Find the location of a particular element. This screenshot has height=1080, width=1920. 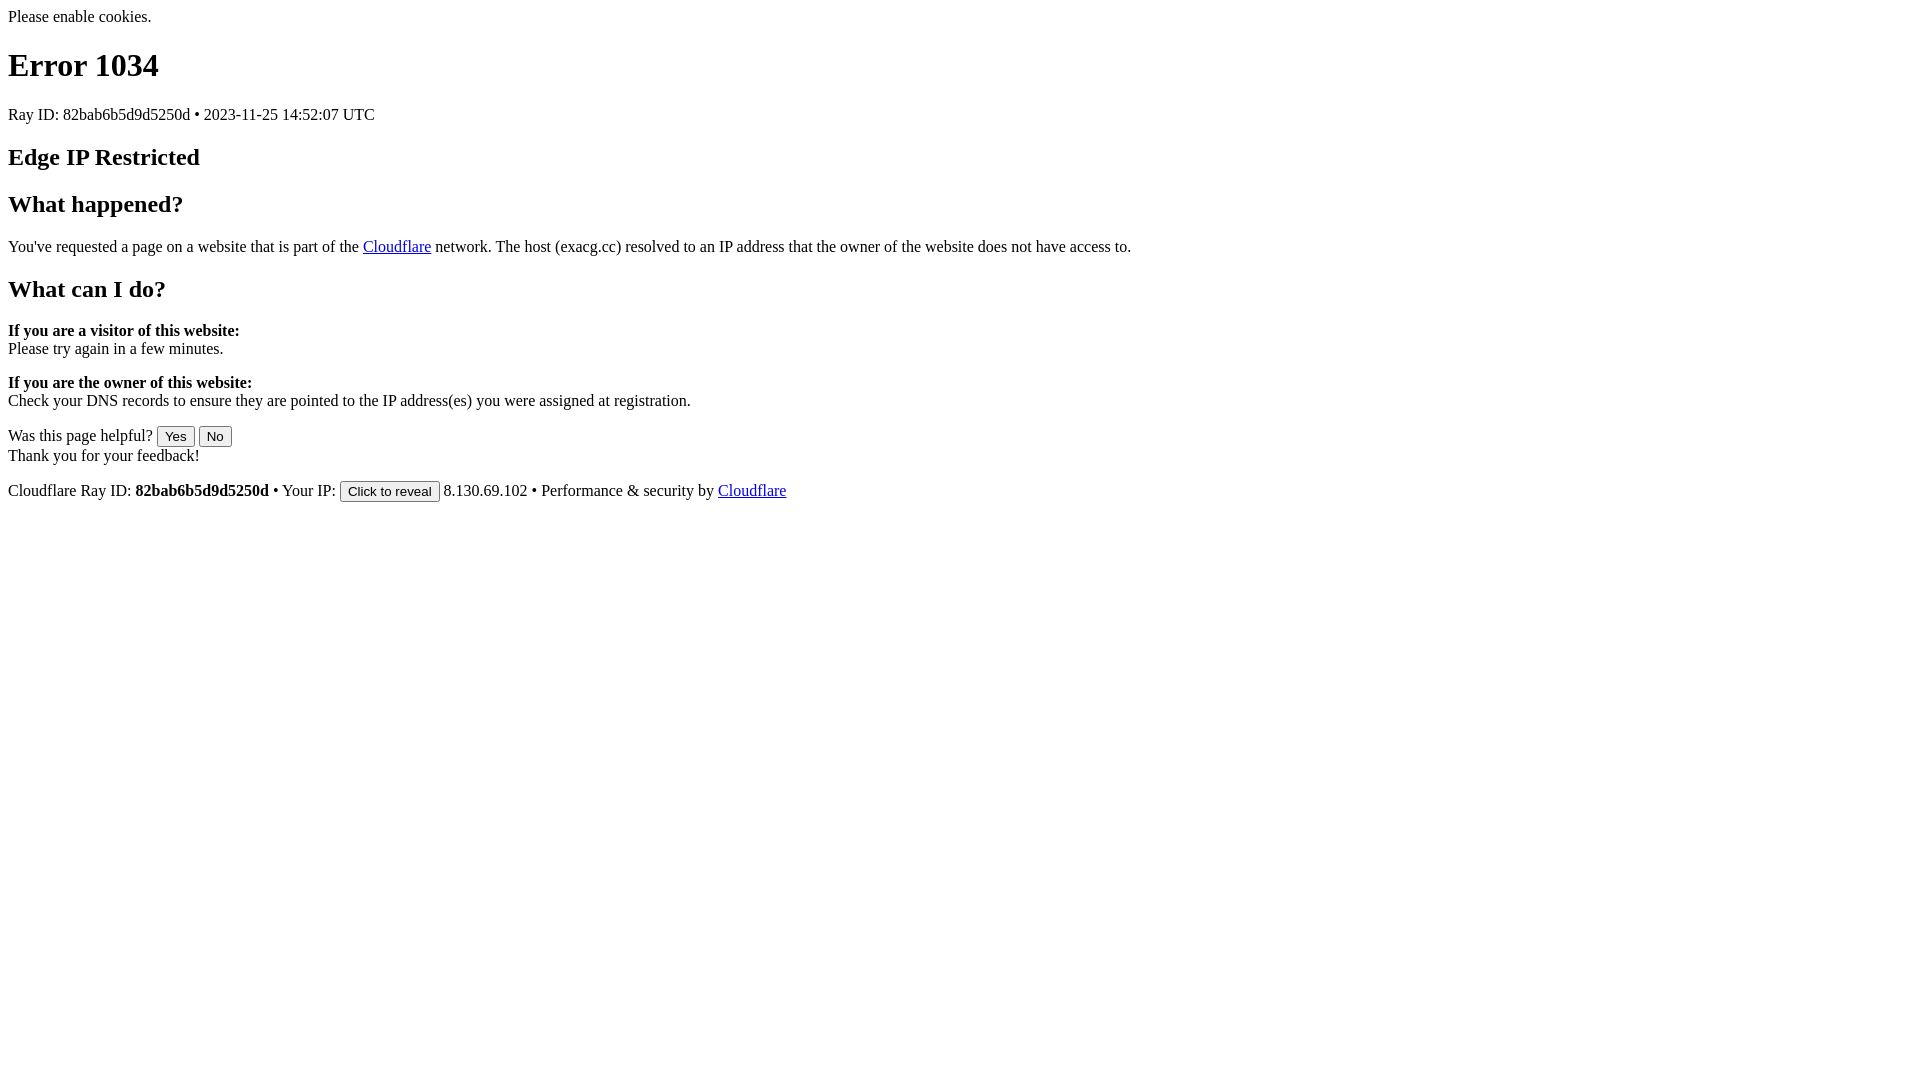

'Yes' is located at coordinates (176, 435).